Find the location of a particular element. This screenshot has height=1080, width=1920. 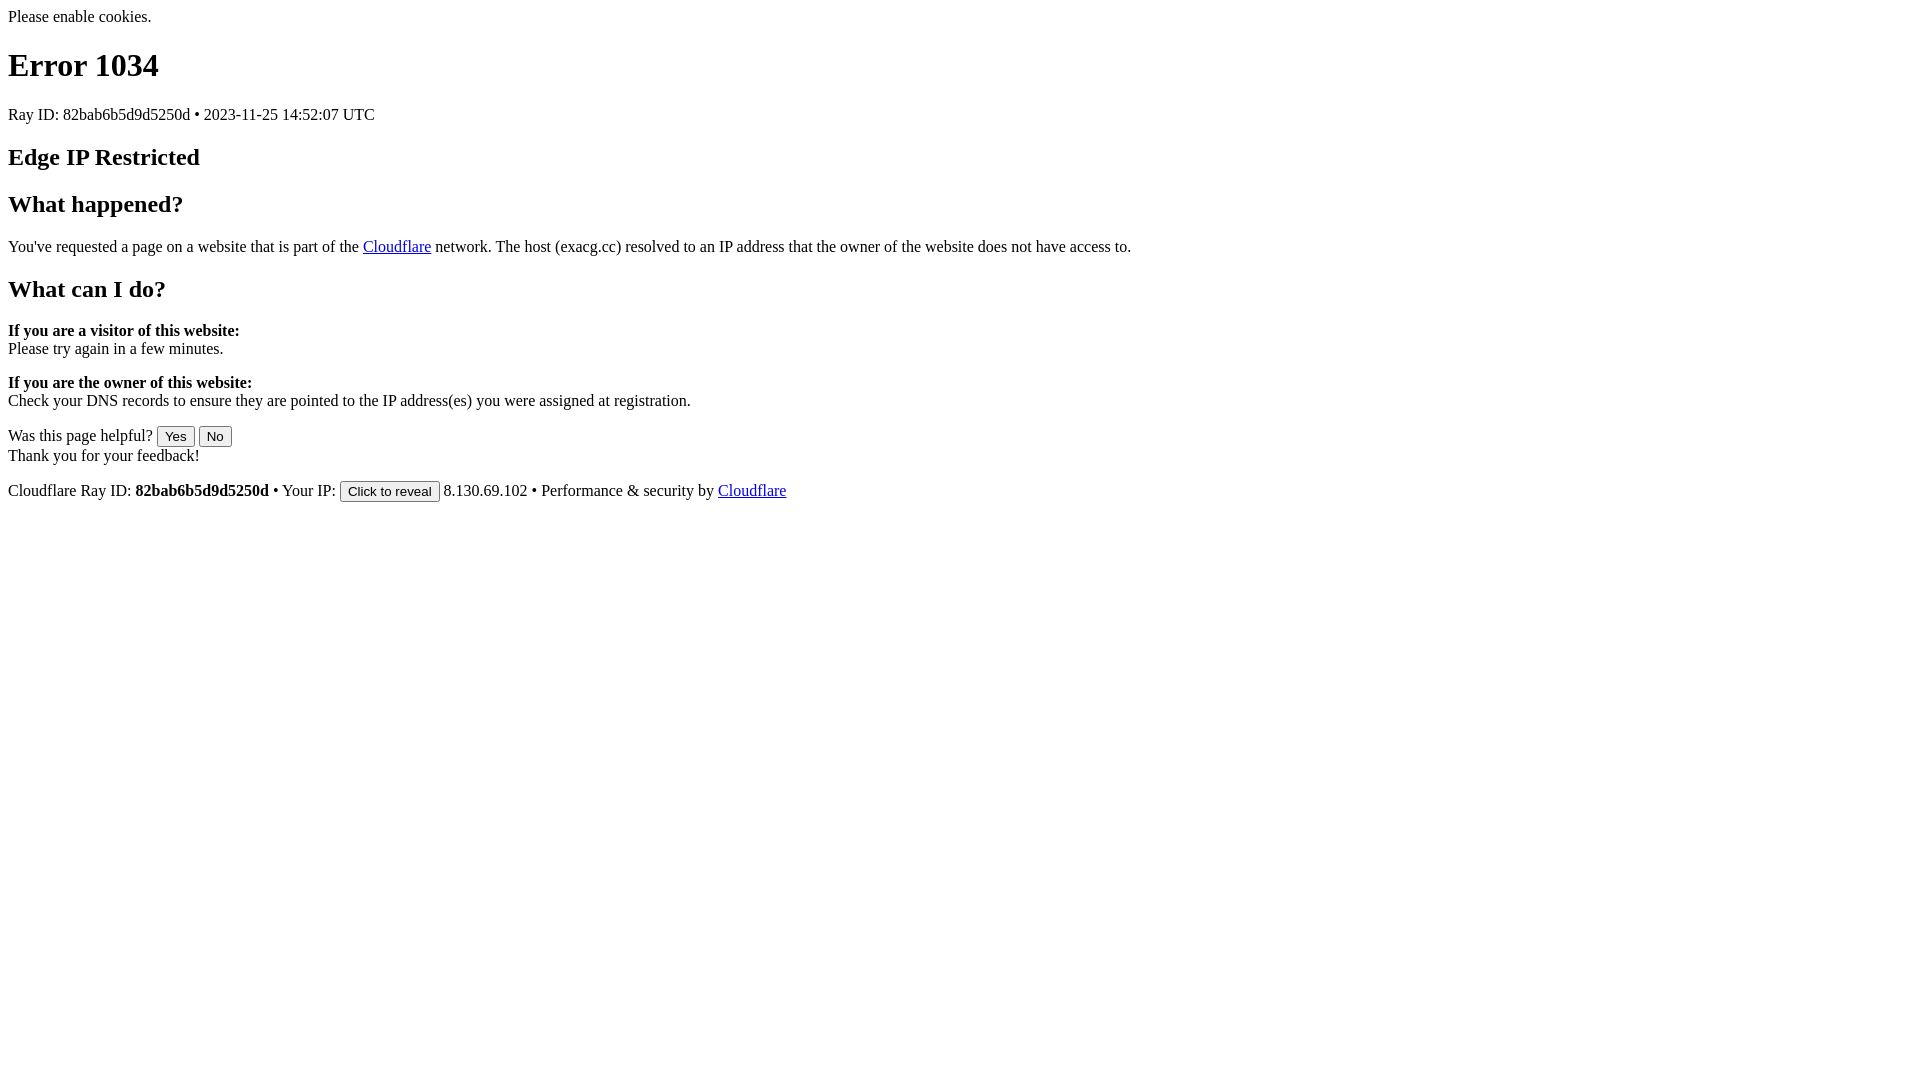

'Yes' is located at coordinates (176, 435).